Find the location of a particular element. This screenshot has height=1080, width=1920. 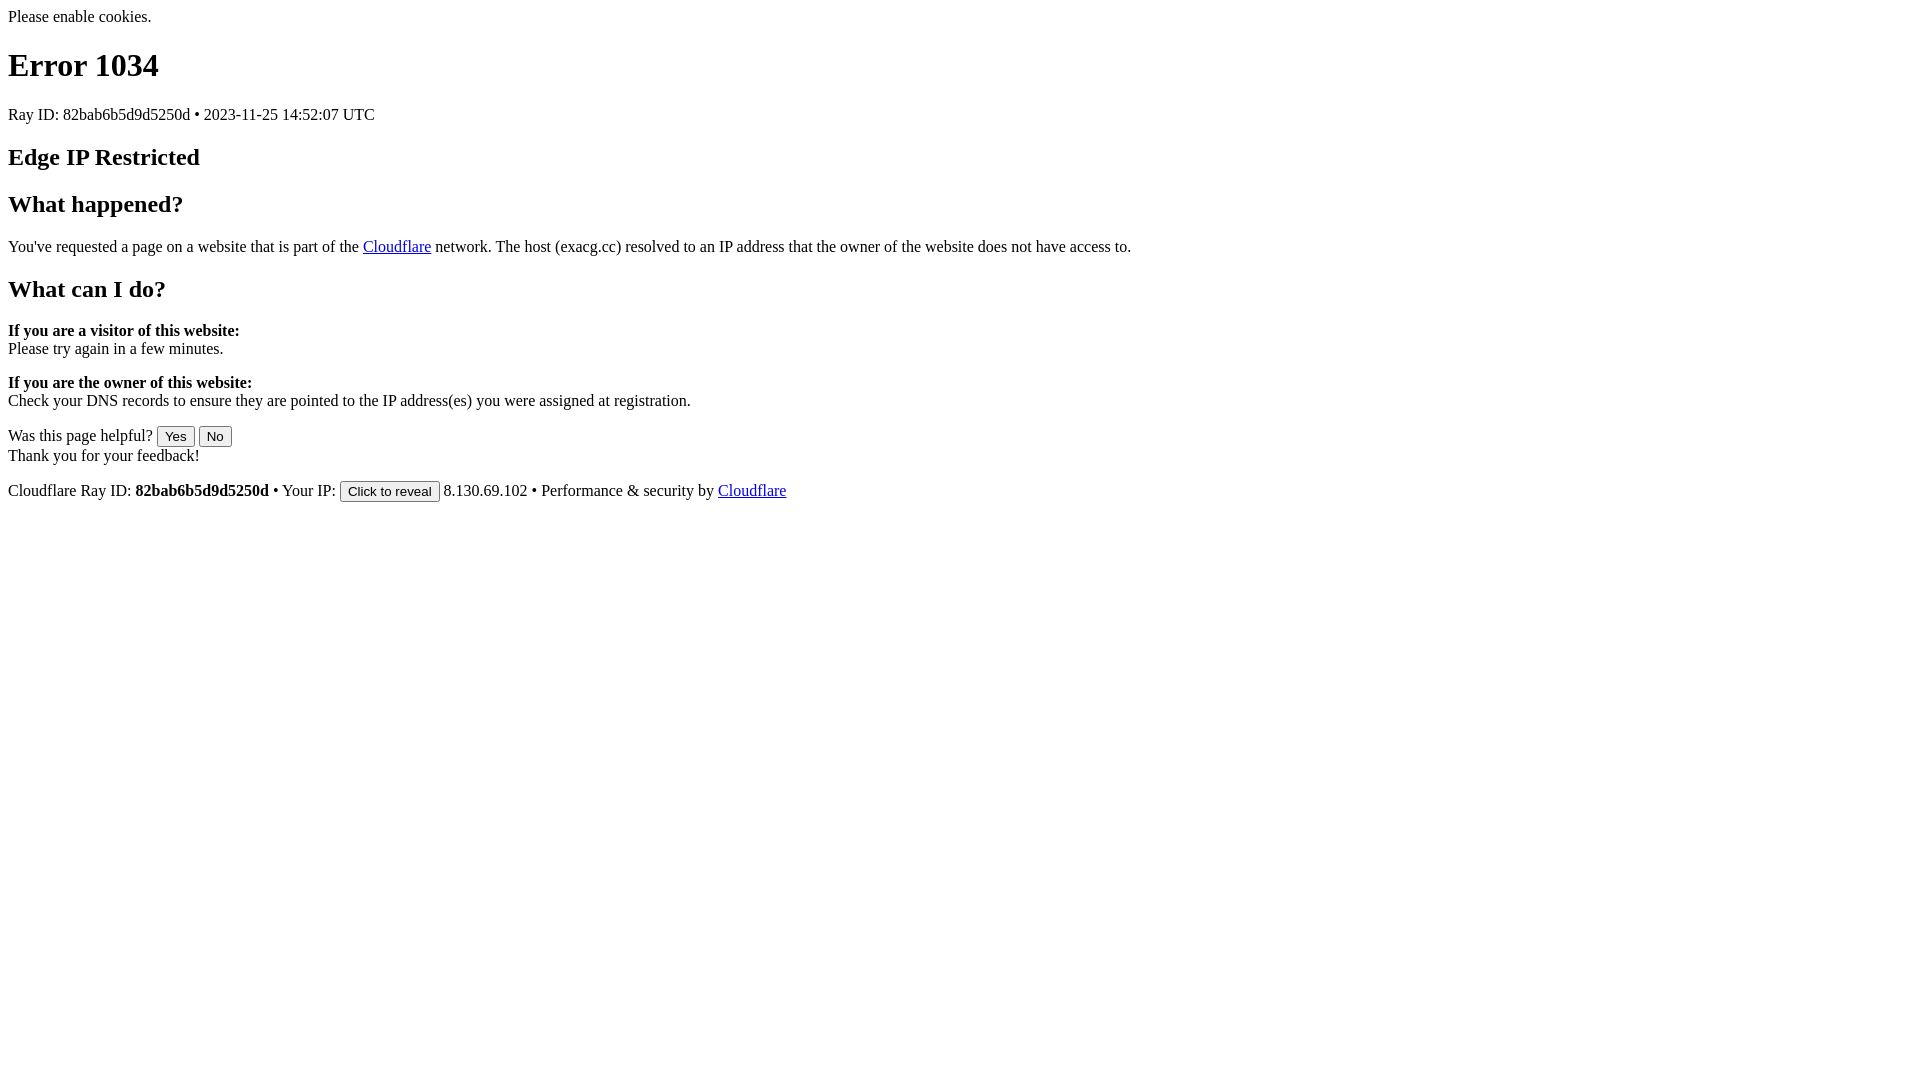

'Yes' is located at coordinates (176, 435).